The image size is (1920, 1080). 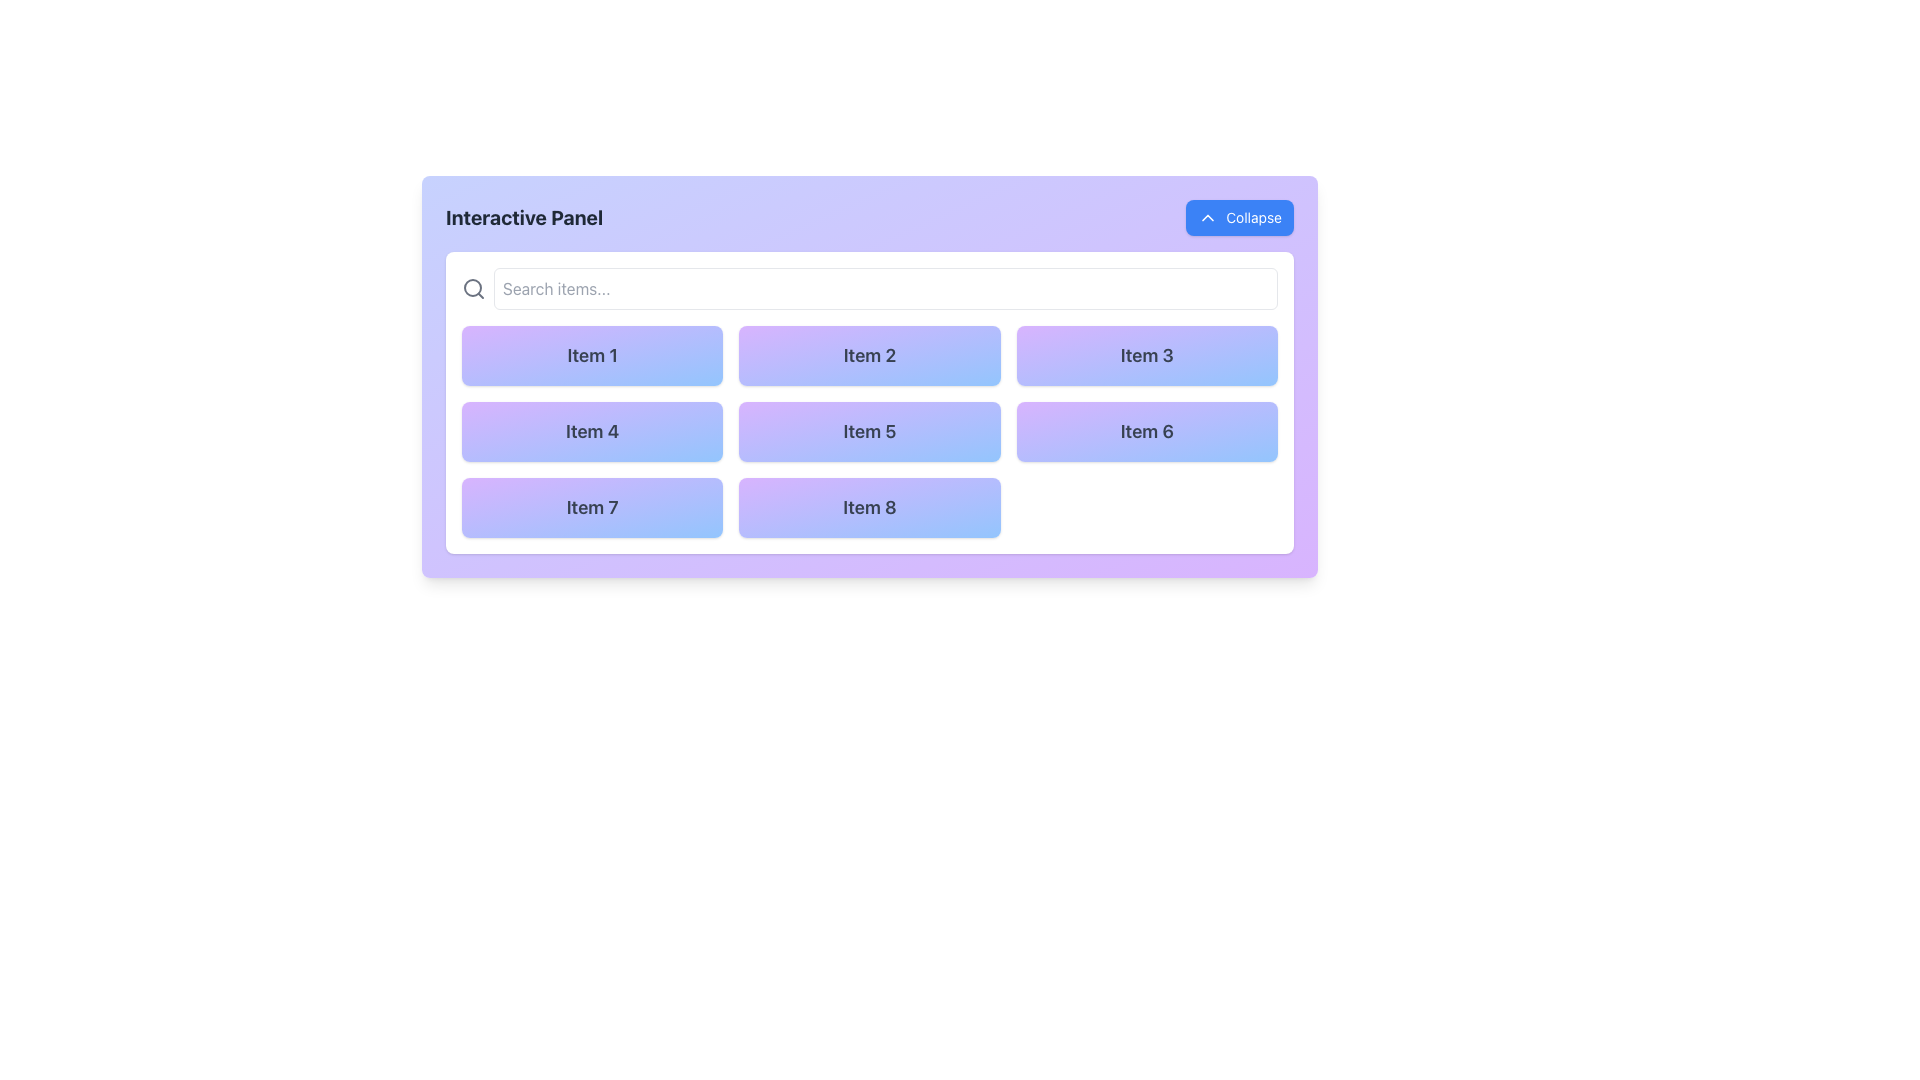 I want to click on the rectangular card labeled 'Item 4' with a gradient background transitioning from light blue to light purple, located in the middle left area of the grid layout, so click(x=591, y=431).